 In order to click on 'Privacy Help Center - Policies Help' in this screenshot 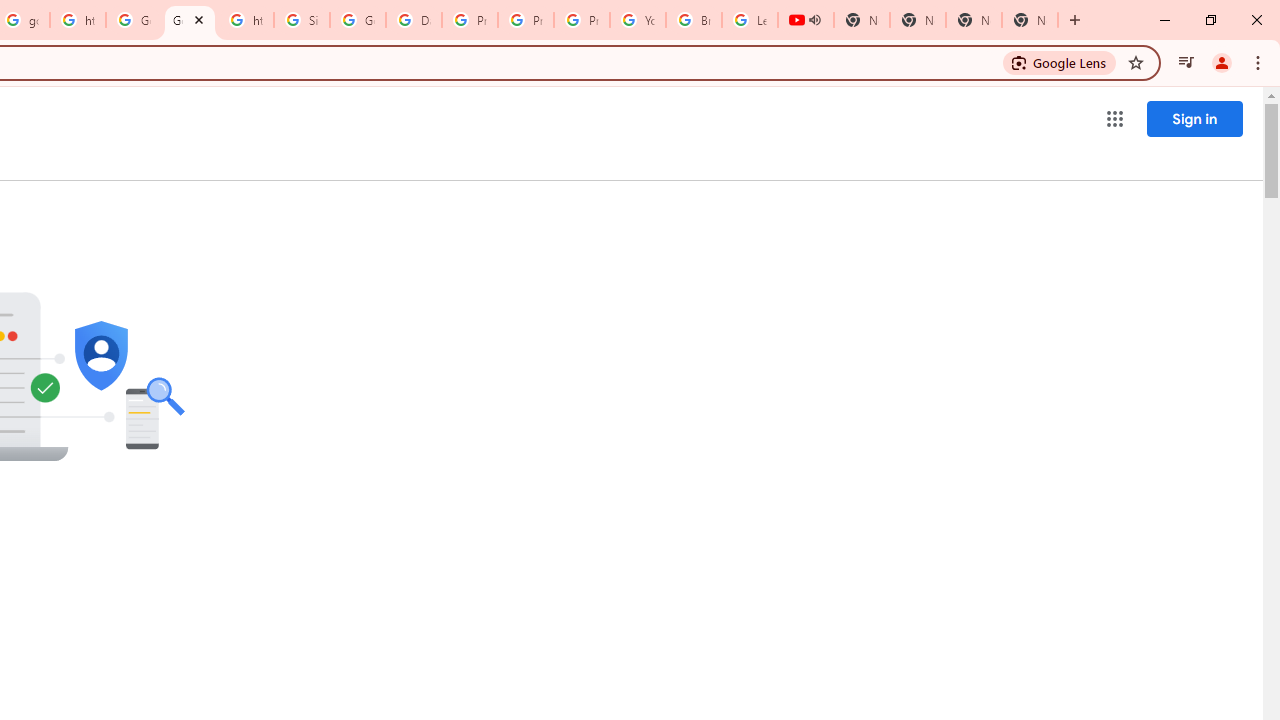, I will do `click(526, 20)`.